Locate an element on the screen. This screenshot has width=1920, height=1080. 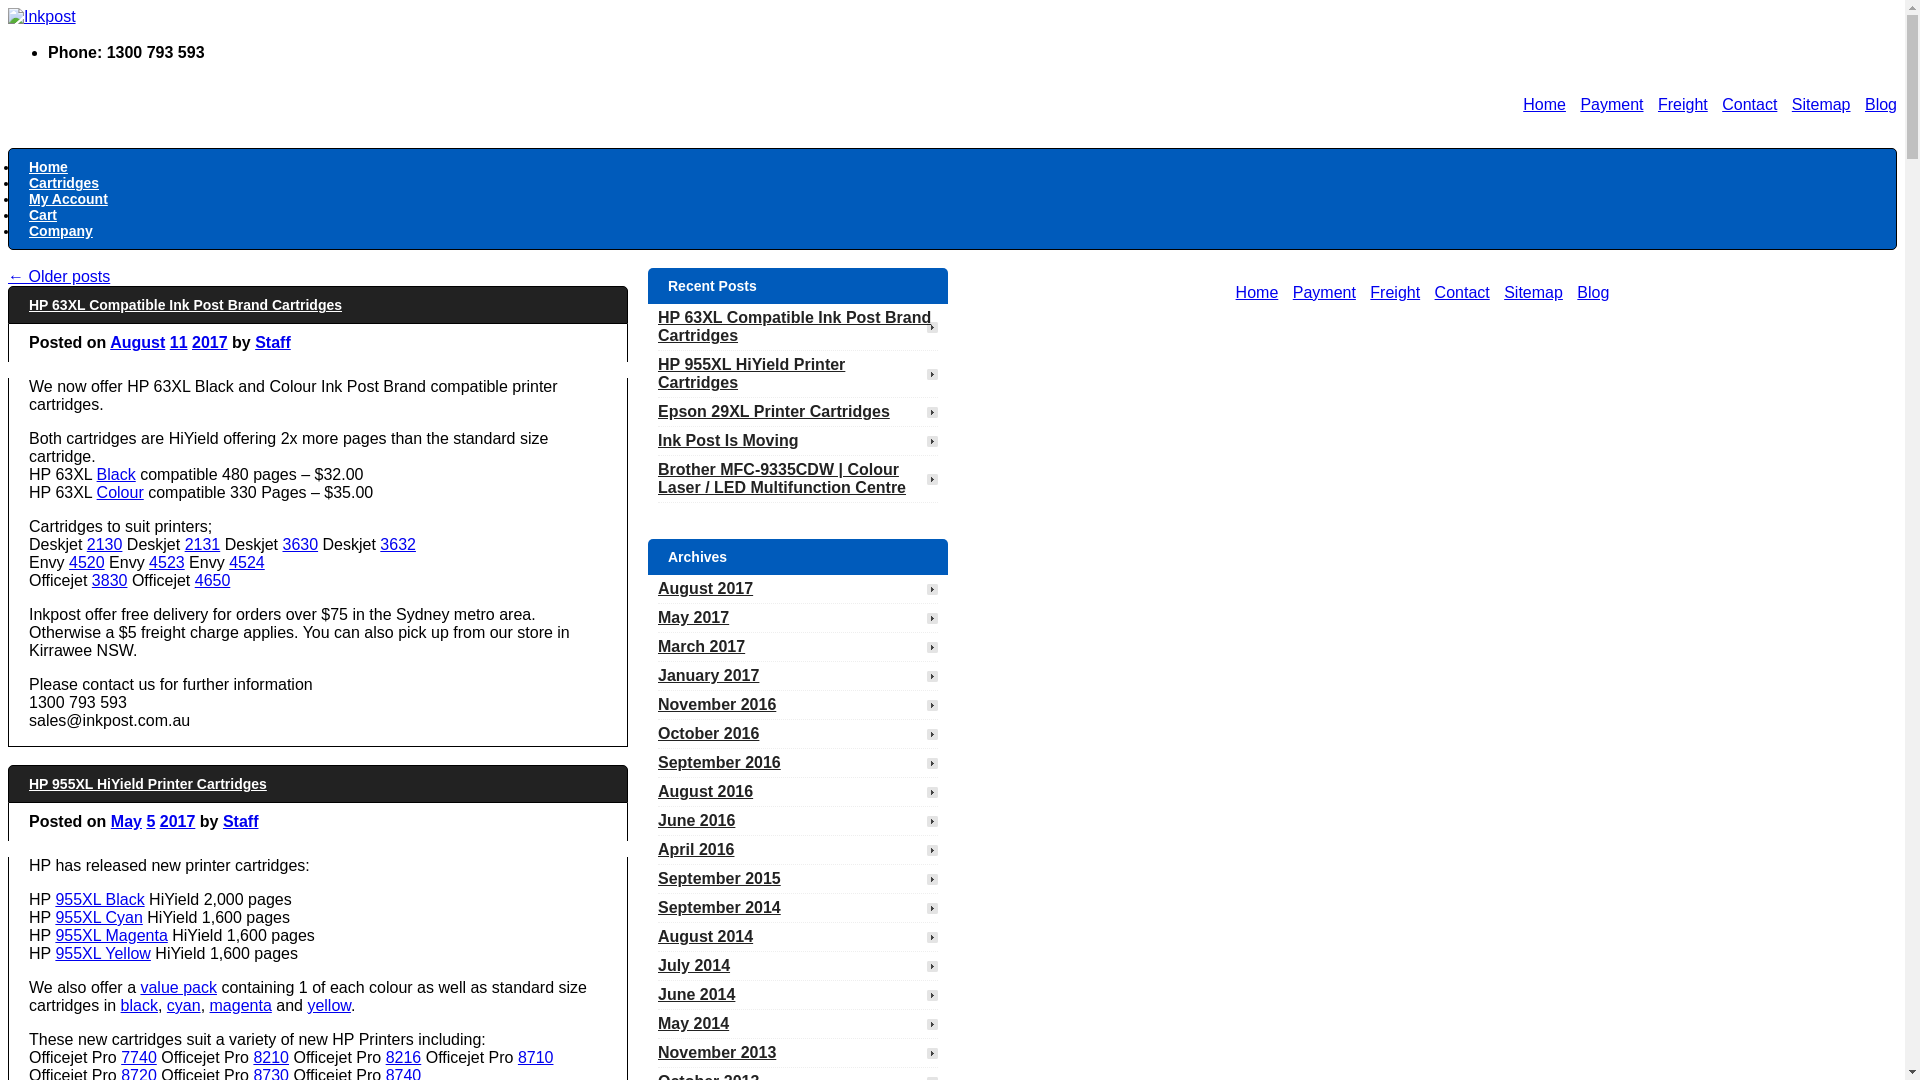
'Epson 29XL Printer Cartridges' is located at coordinates (657, 410).